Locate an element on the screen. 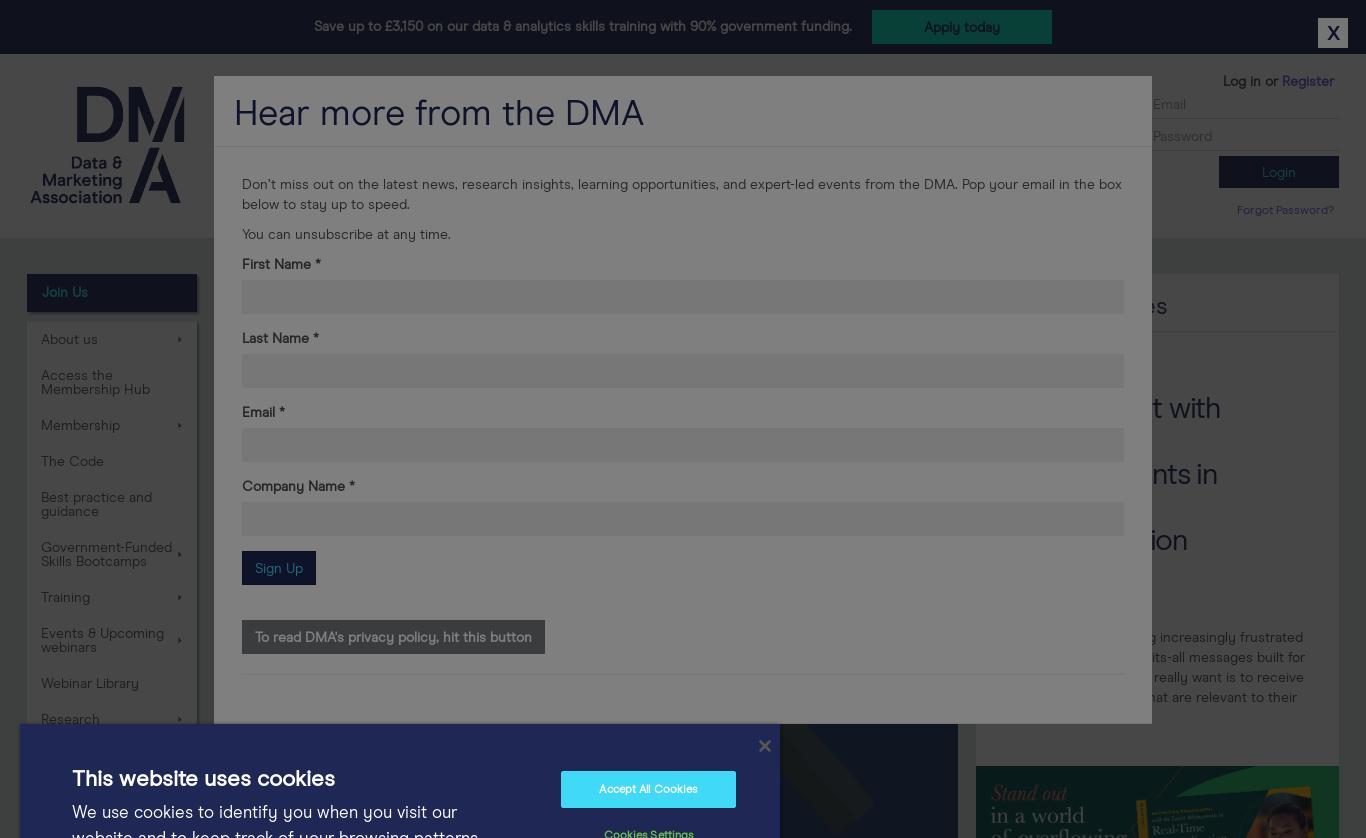 This screenshot has width=1366, height=838. 'Consumers are growing increasingly frustrated with generic, one-size-fits-all messages built for the masses. What they really want is to receive emails and messages that are relevant to their interests.' is located at coordinates (1154, 676).